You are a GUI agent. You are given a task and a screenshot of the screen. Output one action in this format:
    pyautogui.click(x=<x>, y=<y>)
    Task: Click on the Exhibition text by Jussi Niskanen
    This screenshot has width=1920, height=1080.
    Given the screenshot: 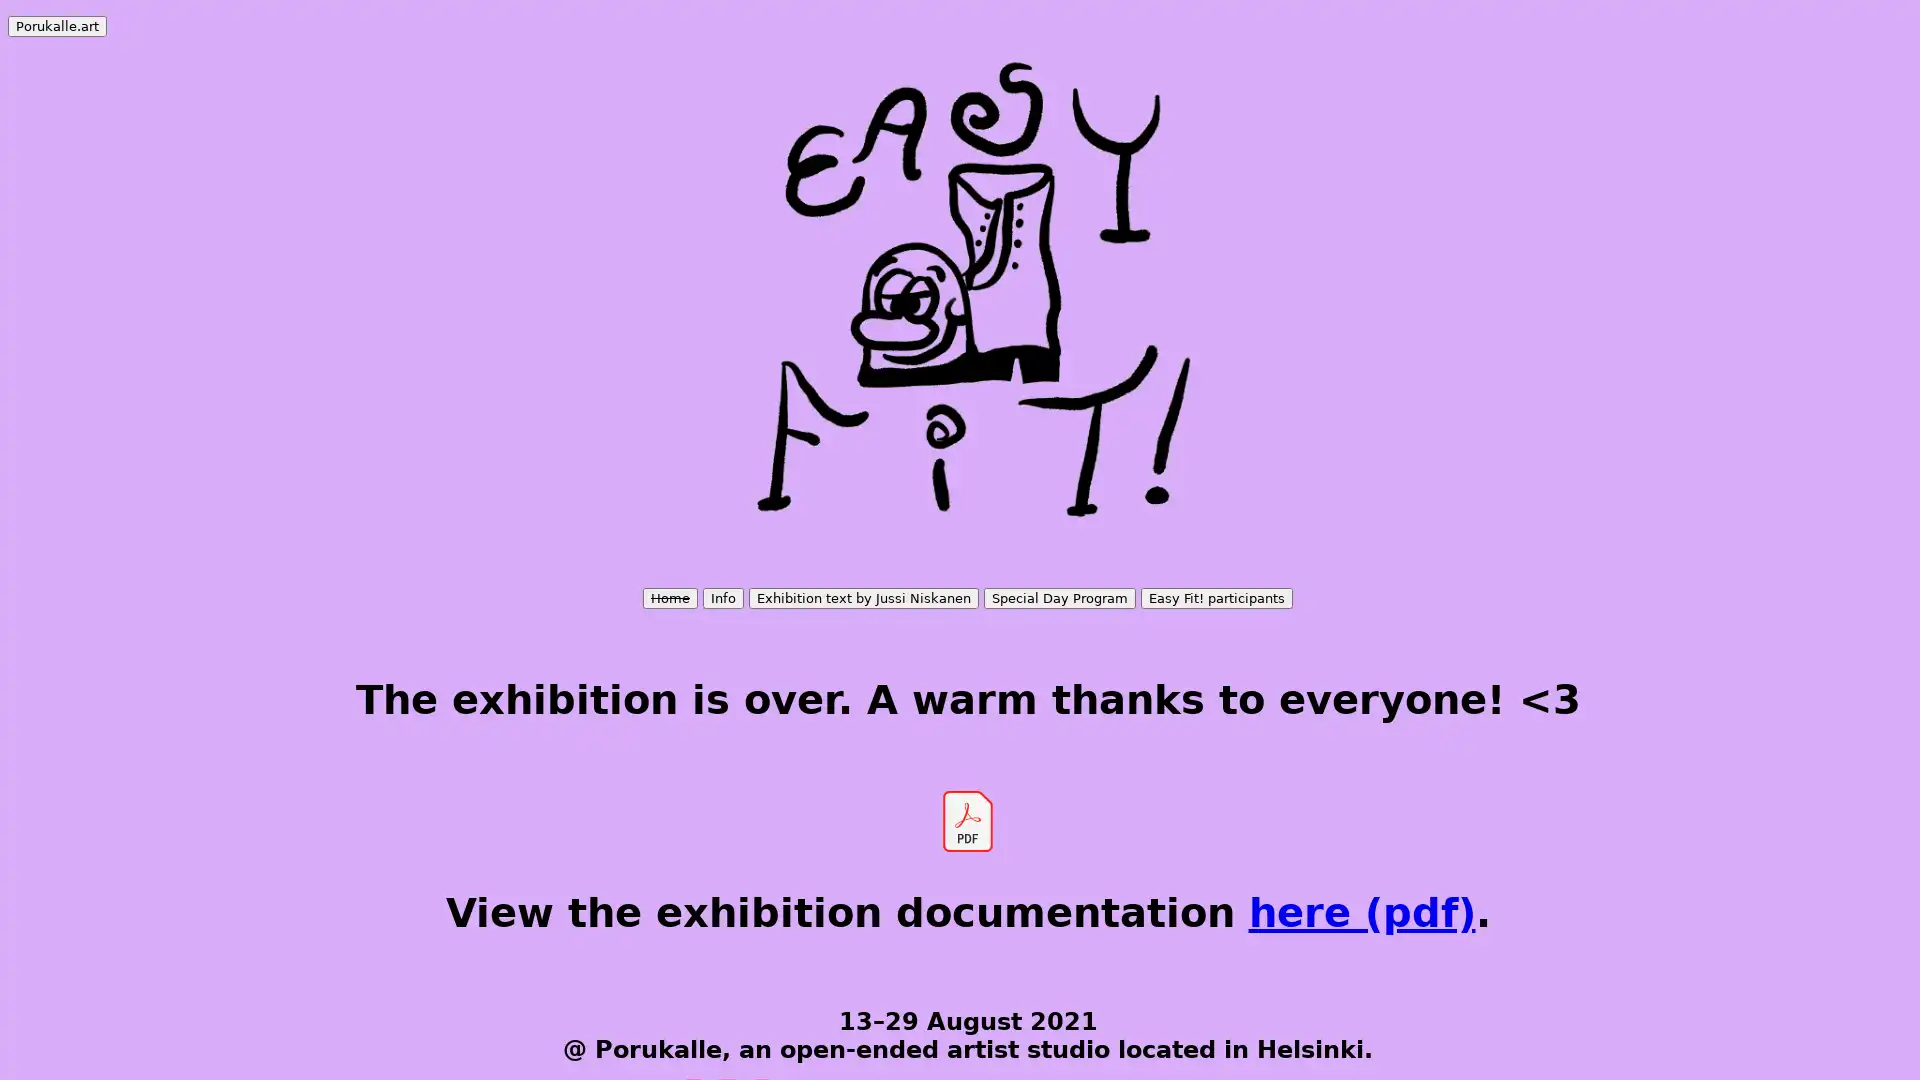 What is the action you would take?
    pyautogui.click(x=864, y=597)
    